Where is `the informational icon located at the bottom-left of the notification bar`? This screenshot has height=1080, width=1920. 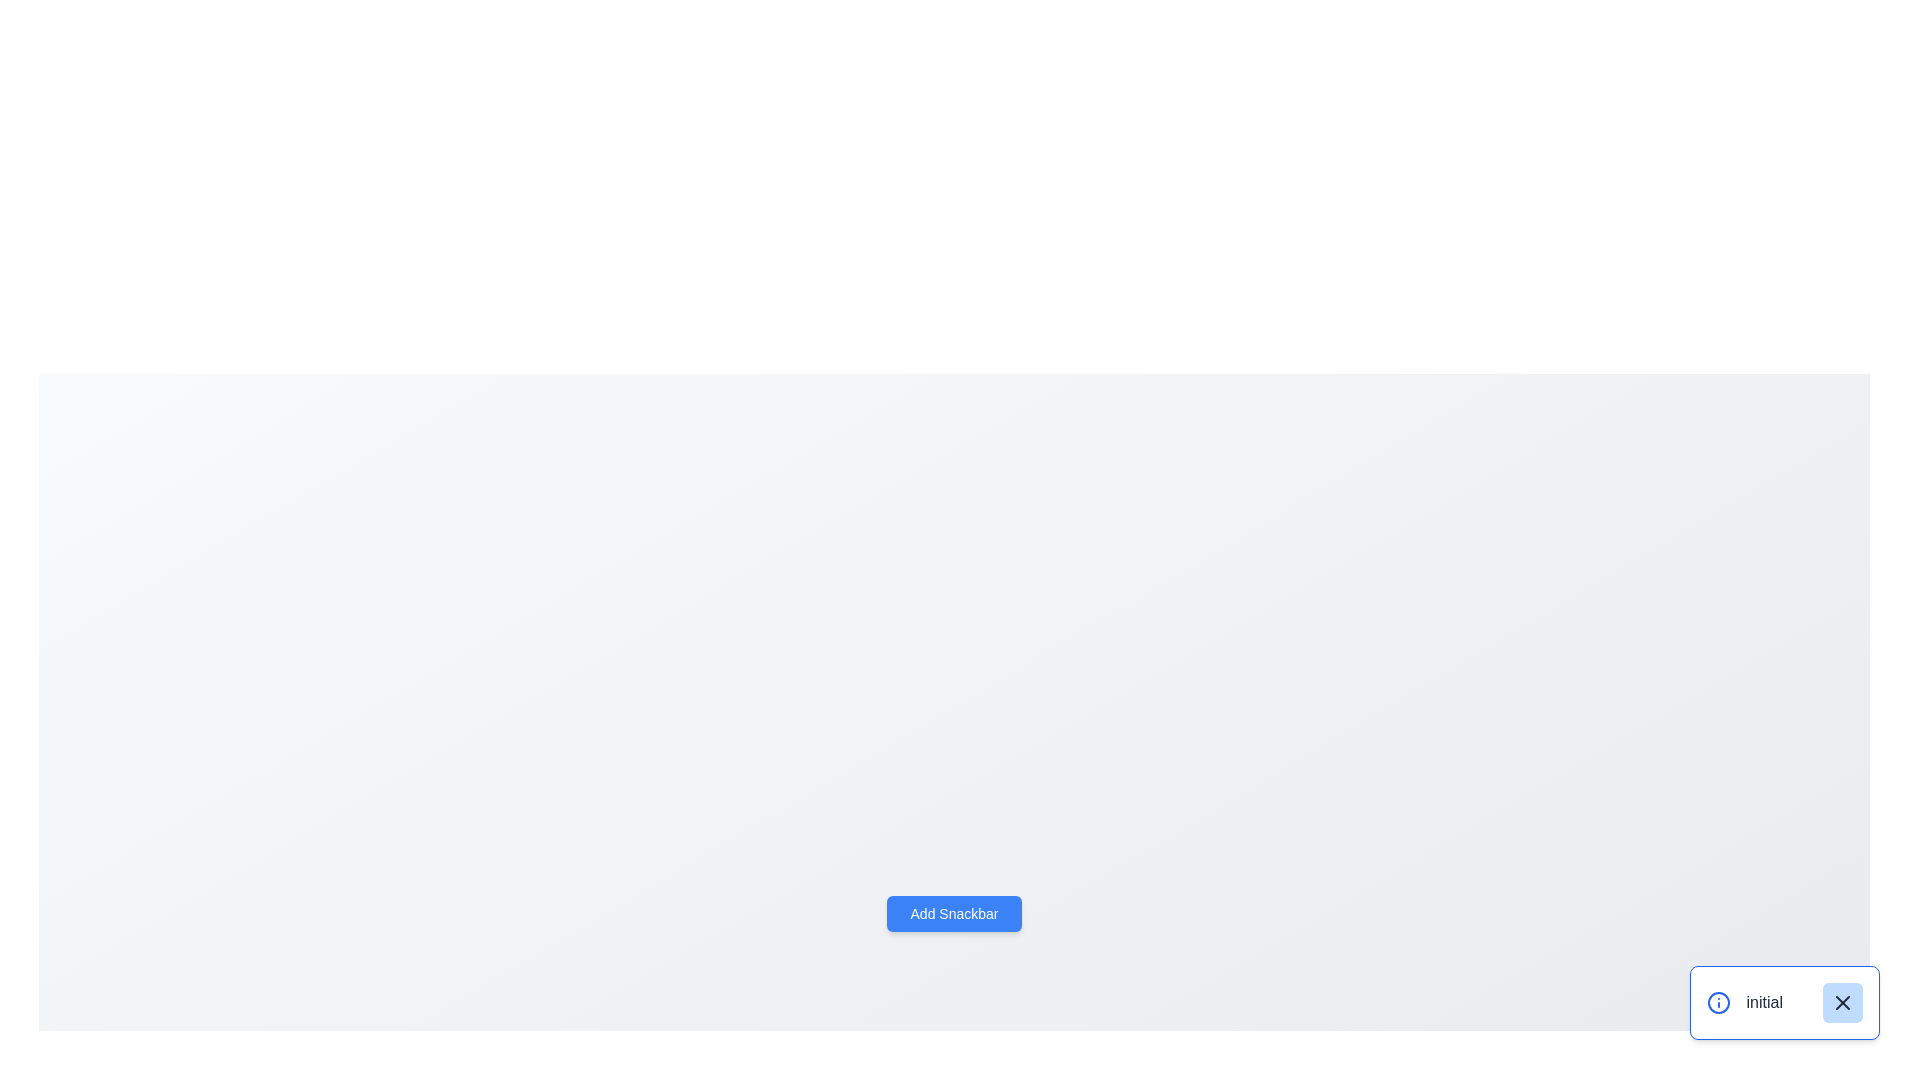 the informational icon located at the bottom-left of the notification bar is located at coordinates (1717, 1002).